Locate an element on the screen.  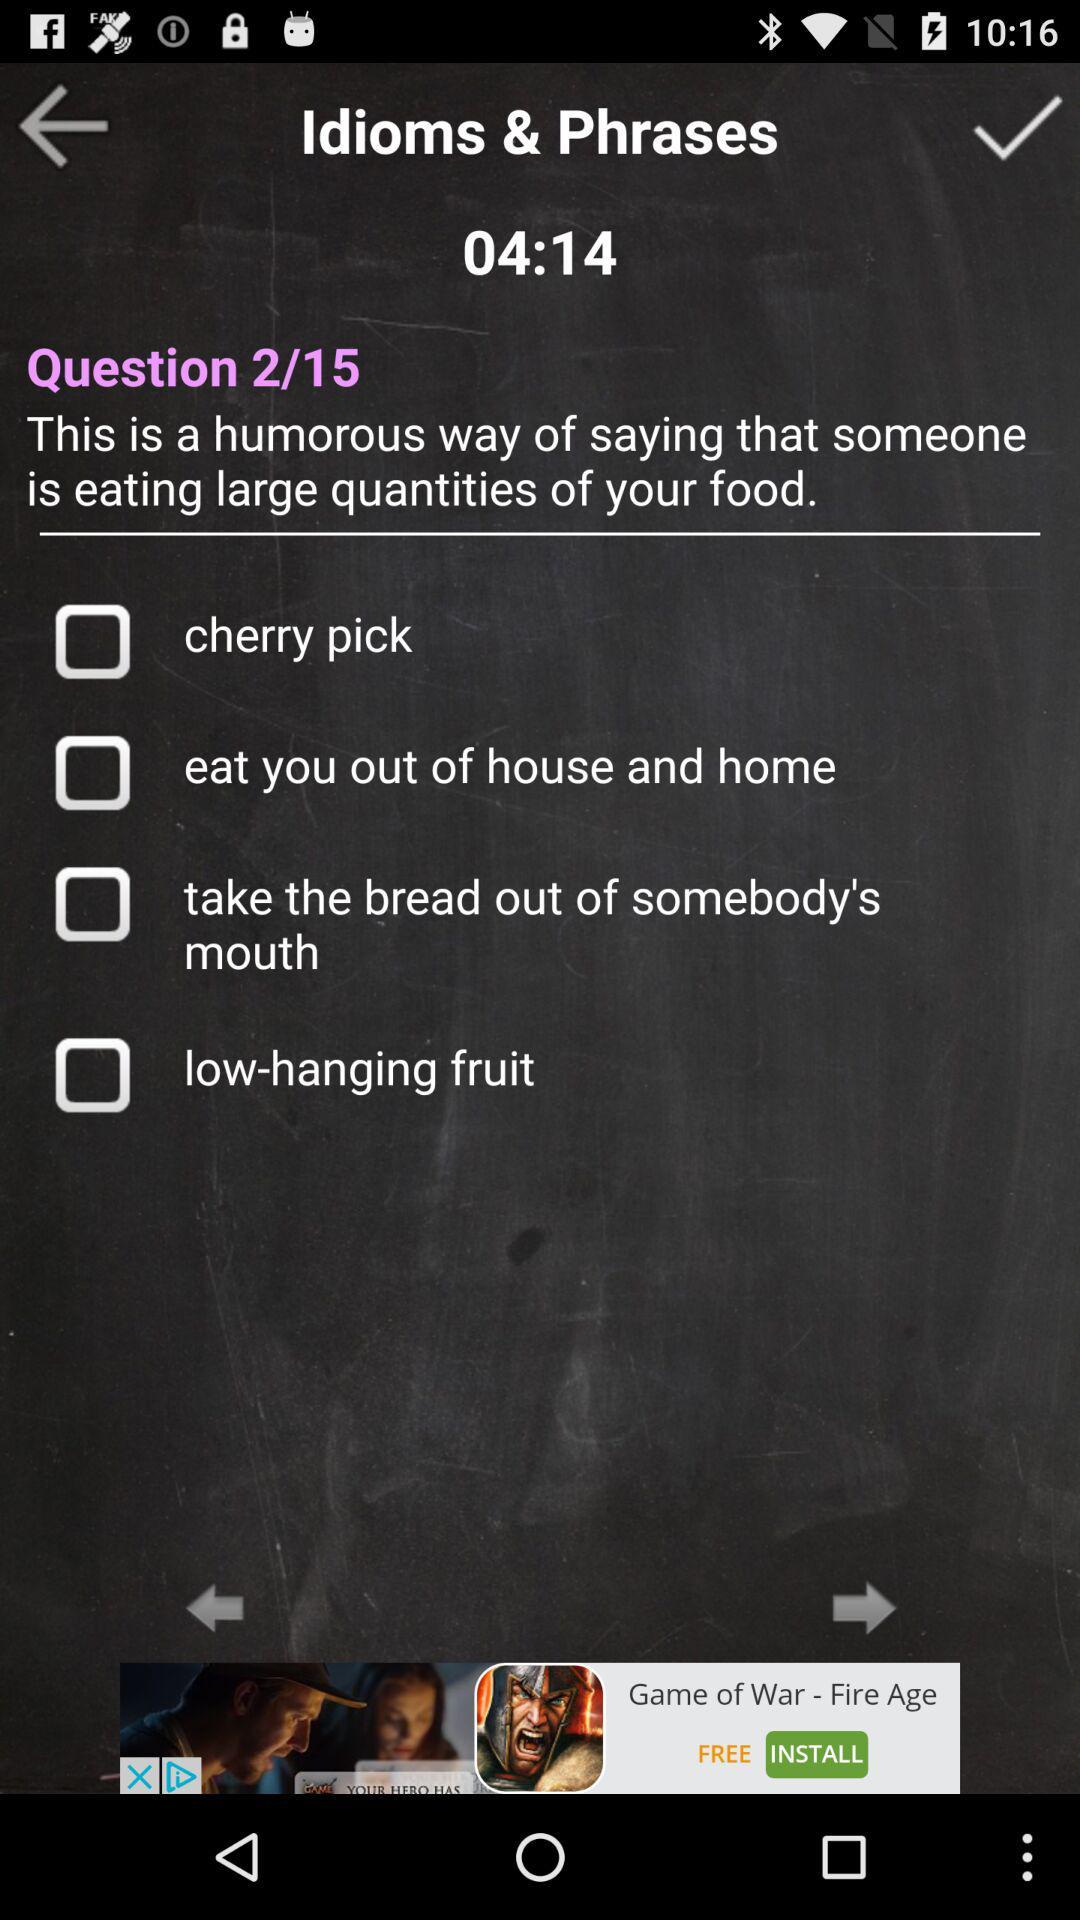
answer question is located at coordinates (1017, 124).